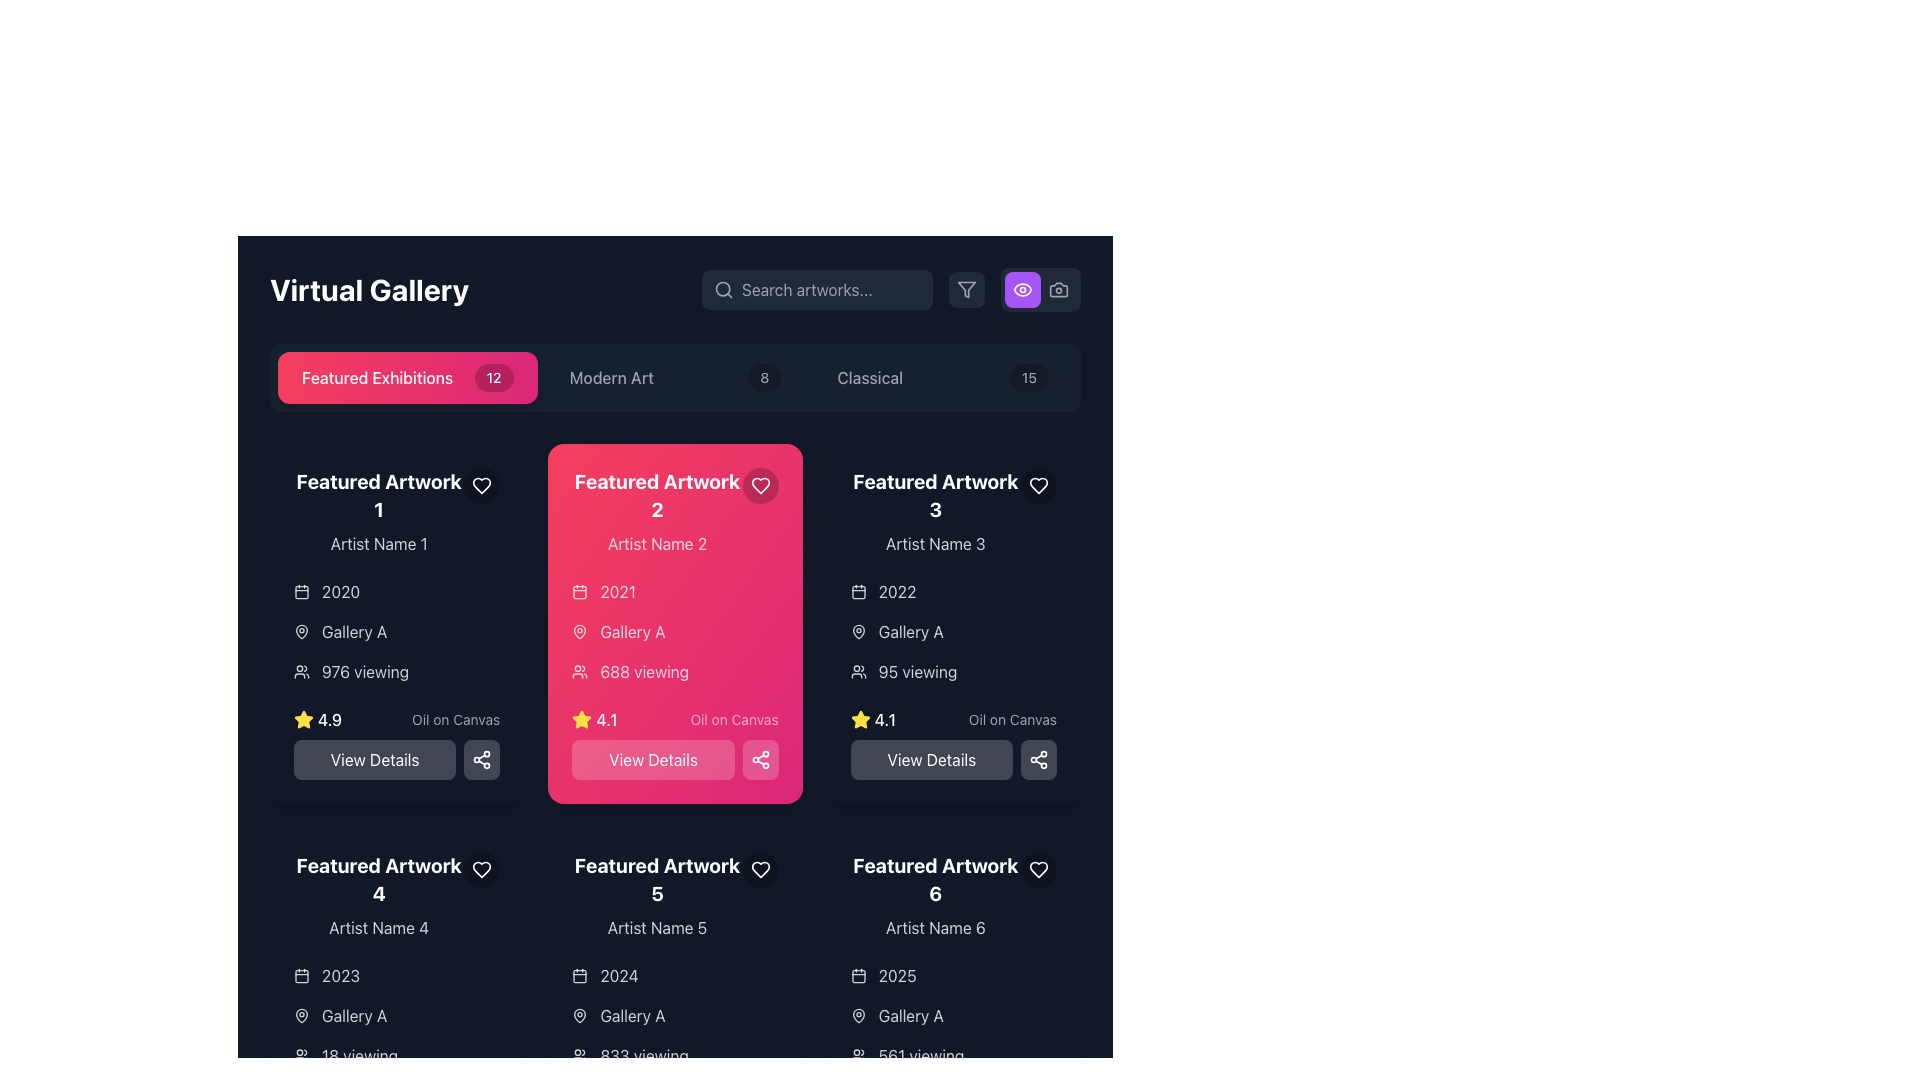 The width and height of the screenshot is (1920, 1080). What do you see at coordinates (579, 1015) in the screenshot?
I see `the map pin icon located below the title 'Gallery A' and above the text '833 viewing' in the second artwork card ('Featured Artwork 5')` at bounding box center [579, 1015].